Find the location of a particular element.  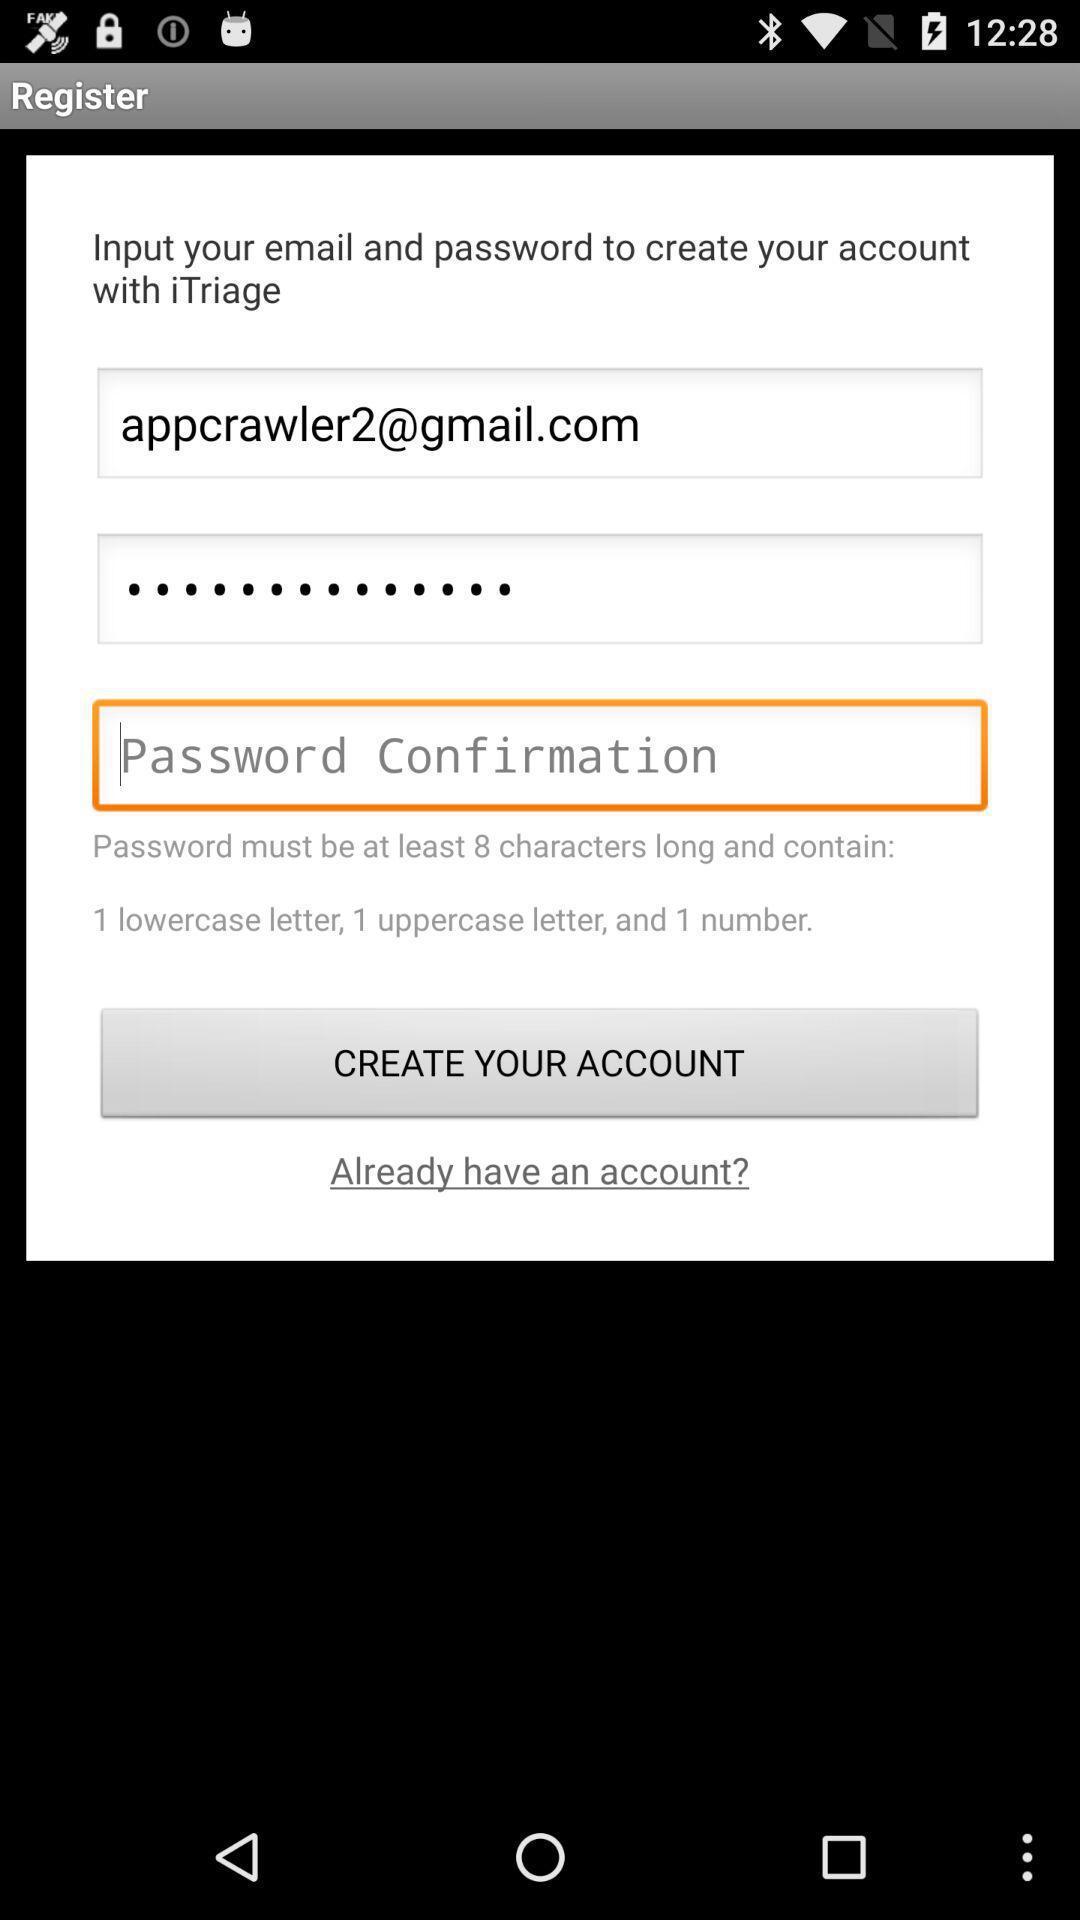

input password field is located at coordinates (540, 759).